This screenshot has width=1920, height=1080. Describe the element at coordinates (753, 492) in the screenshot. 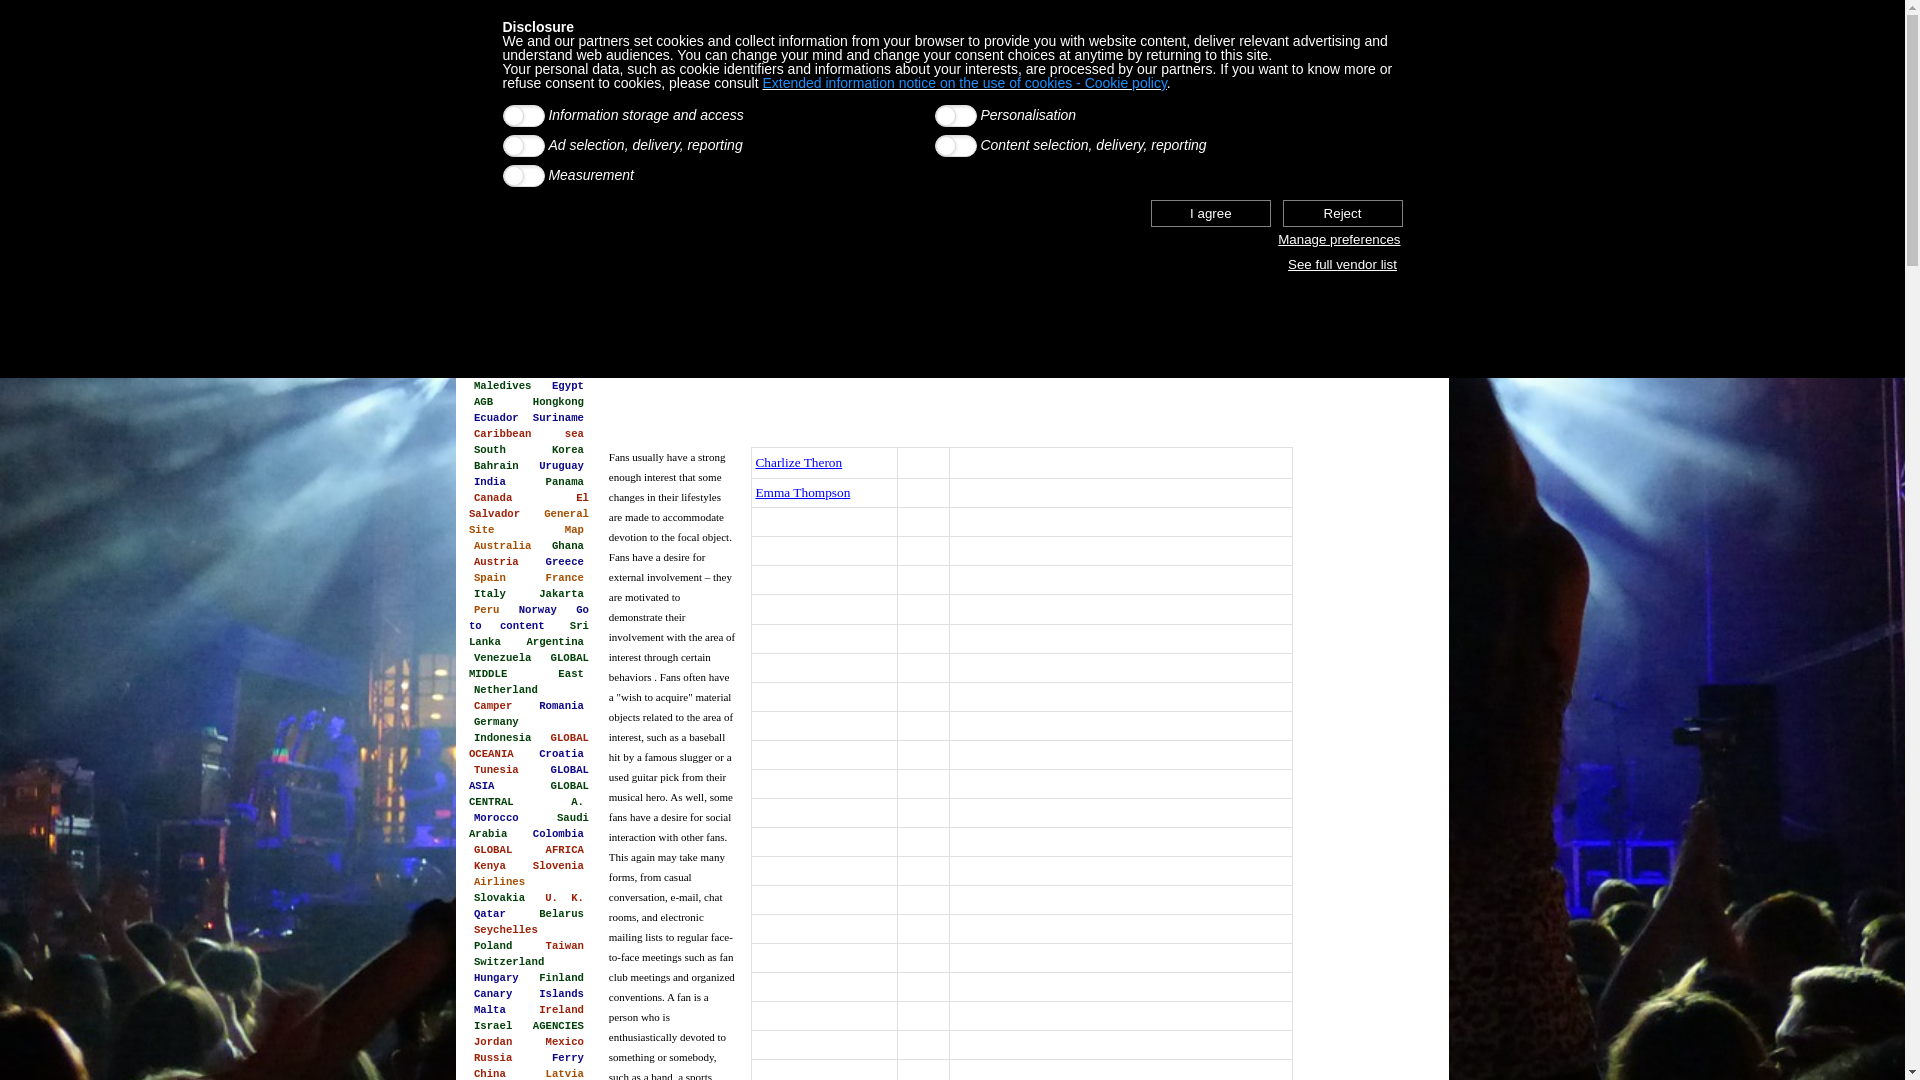

I see `'Emma Thompson'` at that location.